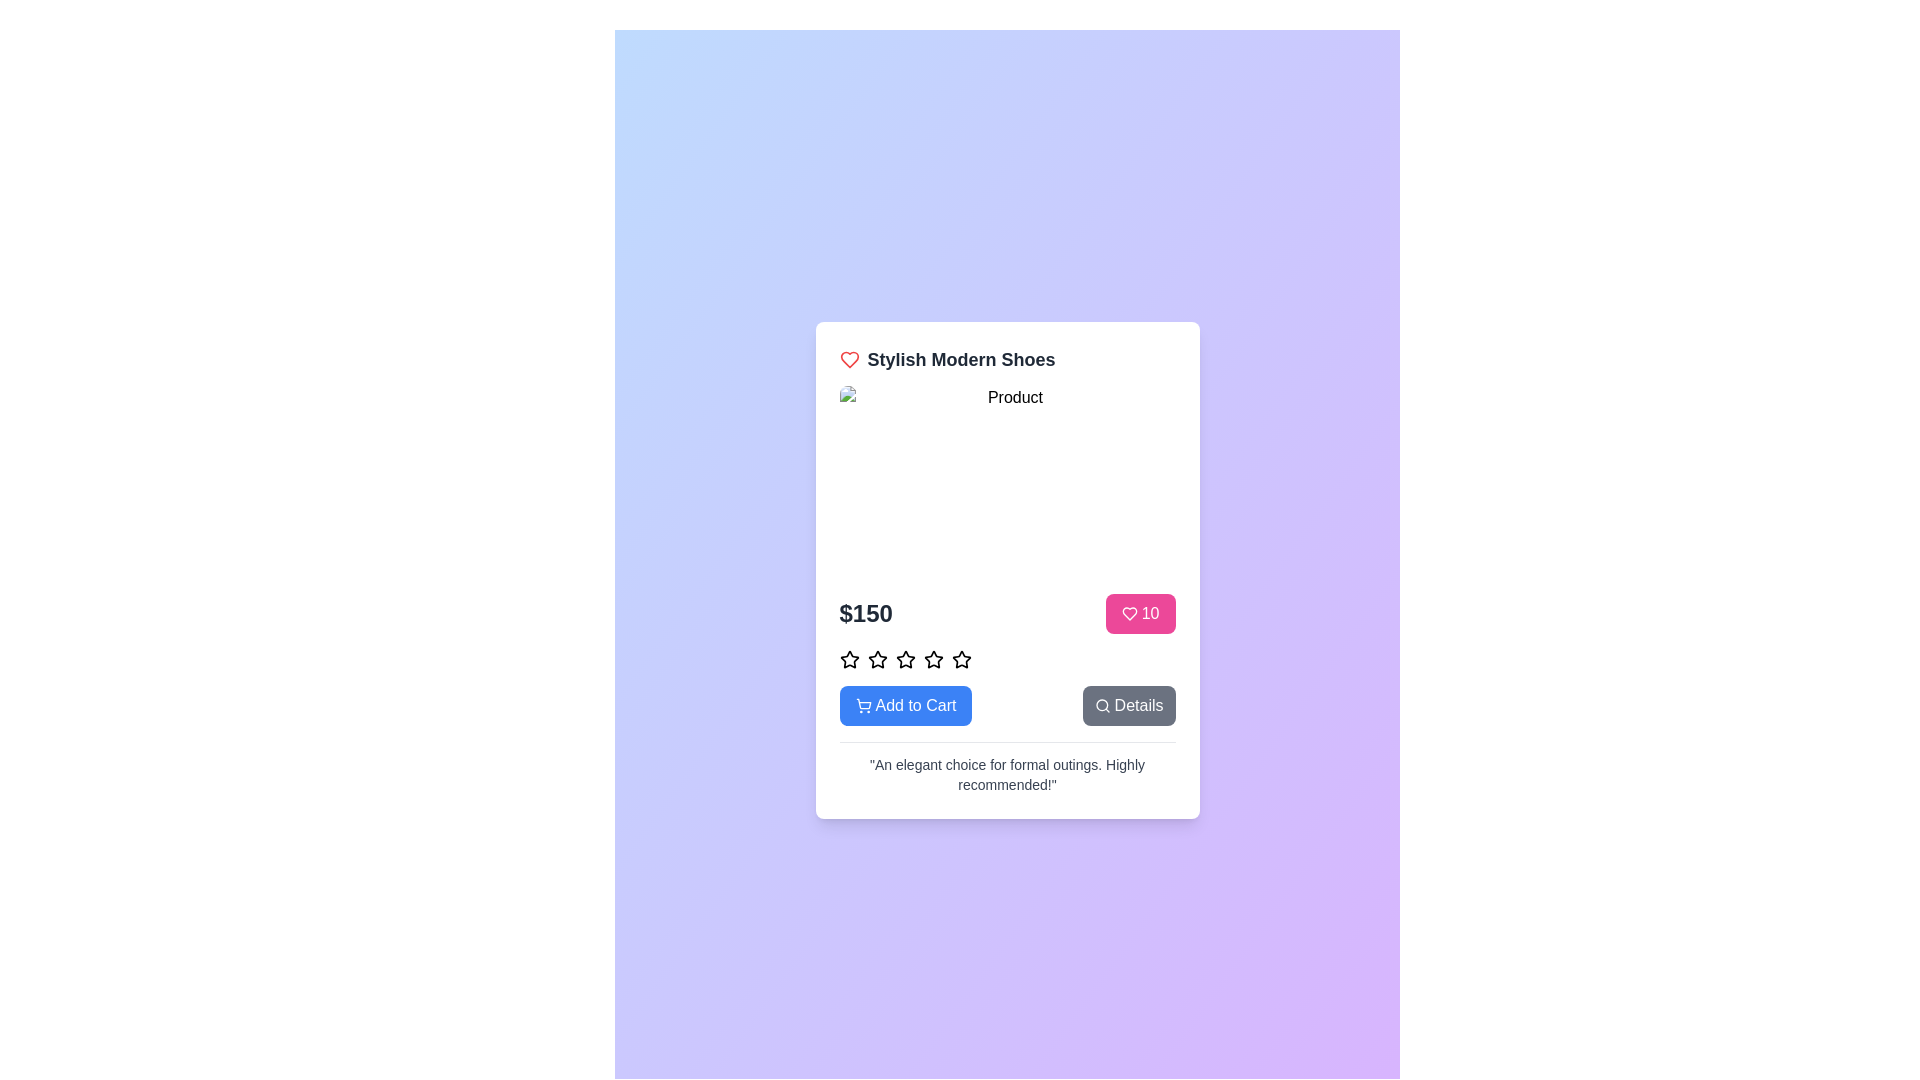 The width and height of the screenshot is (1920, 1080). I want to click on the second star icon in the rating mechanism to modify the rating for the displayed product, so click(877, 659).